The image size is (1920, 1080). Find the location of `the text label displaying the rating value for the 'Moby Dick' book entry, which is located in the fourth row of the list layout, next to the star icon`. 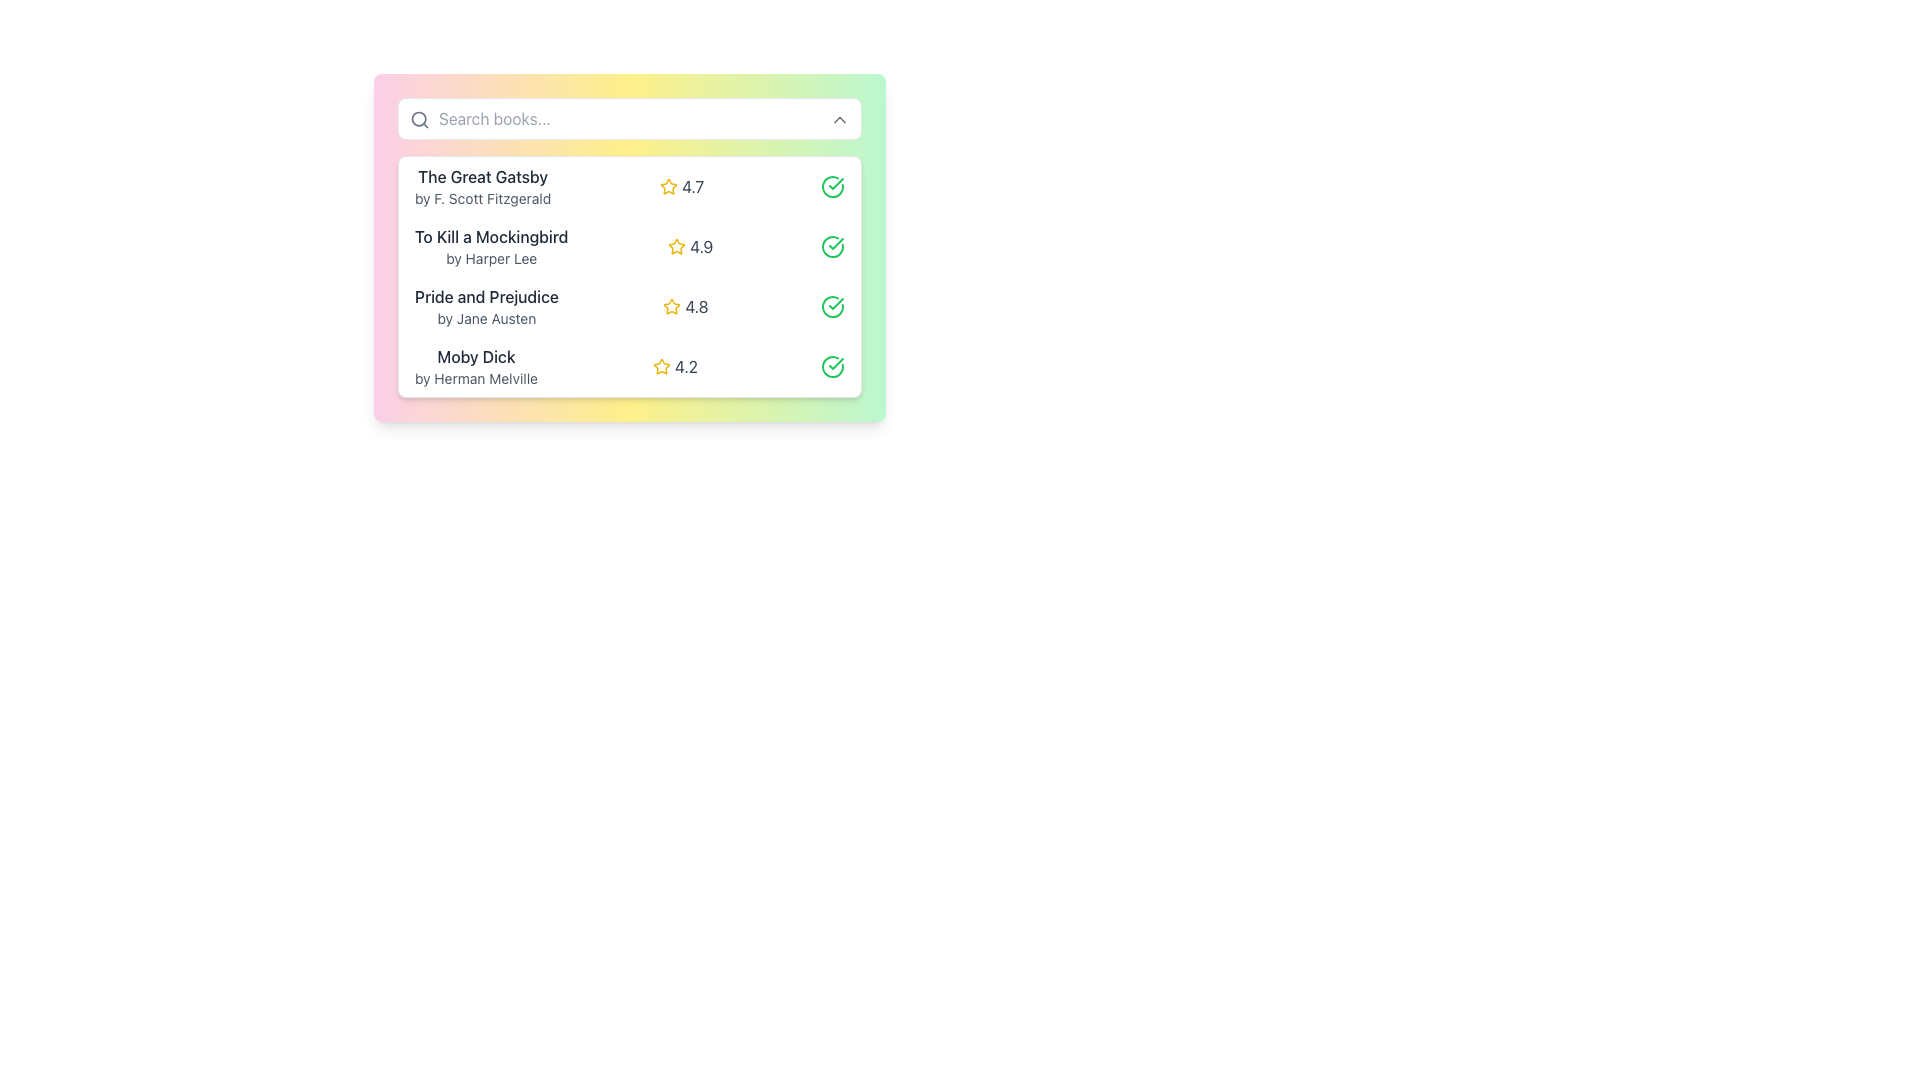

the text label displaying the rating value for the 'Moby Dick' book entry, which is located in the fourth row of the list layout, next to the star icon is located at coordinates (686, 366).